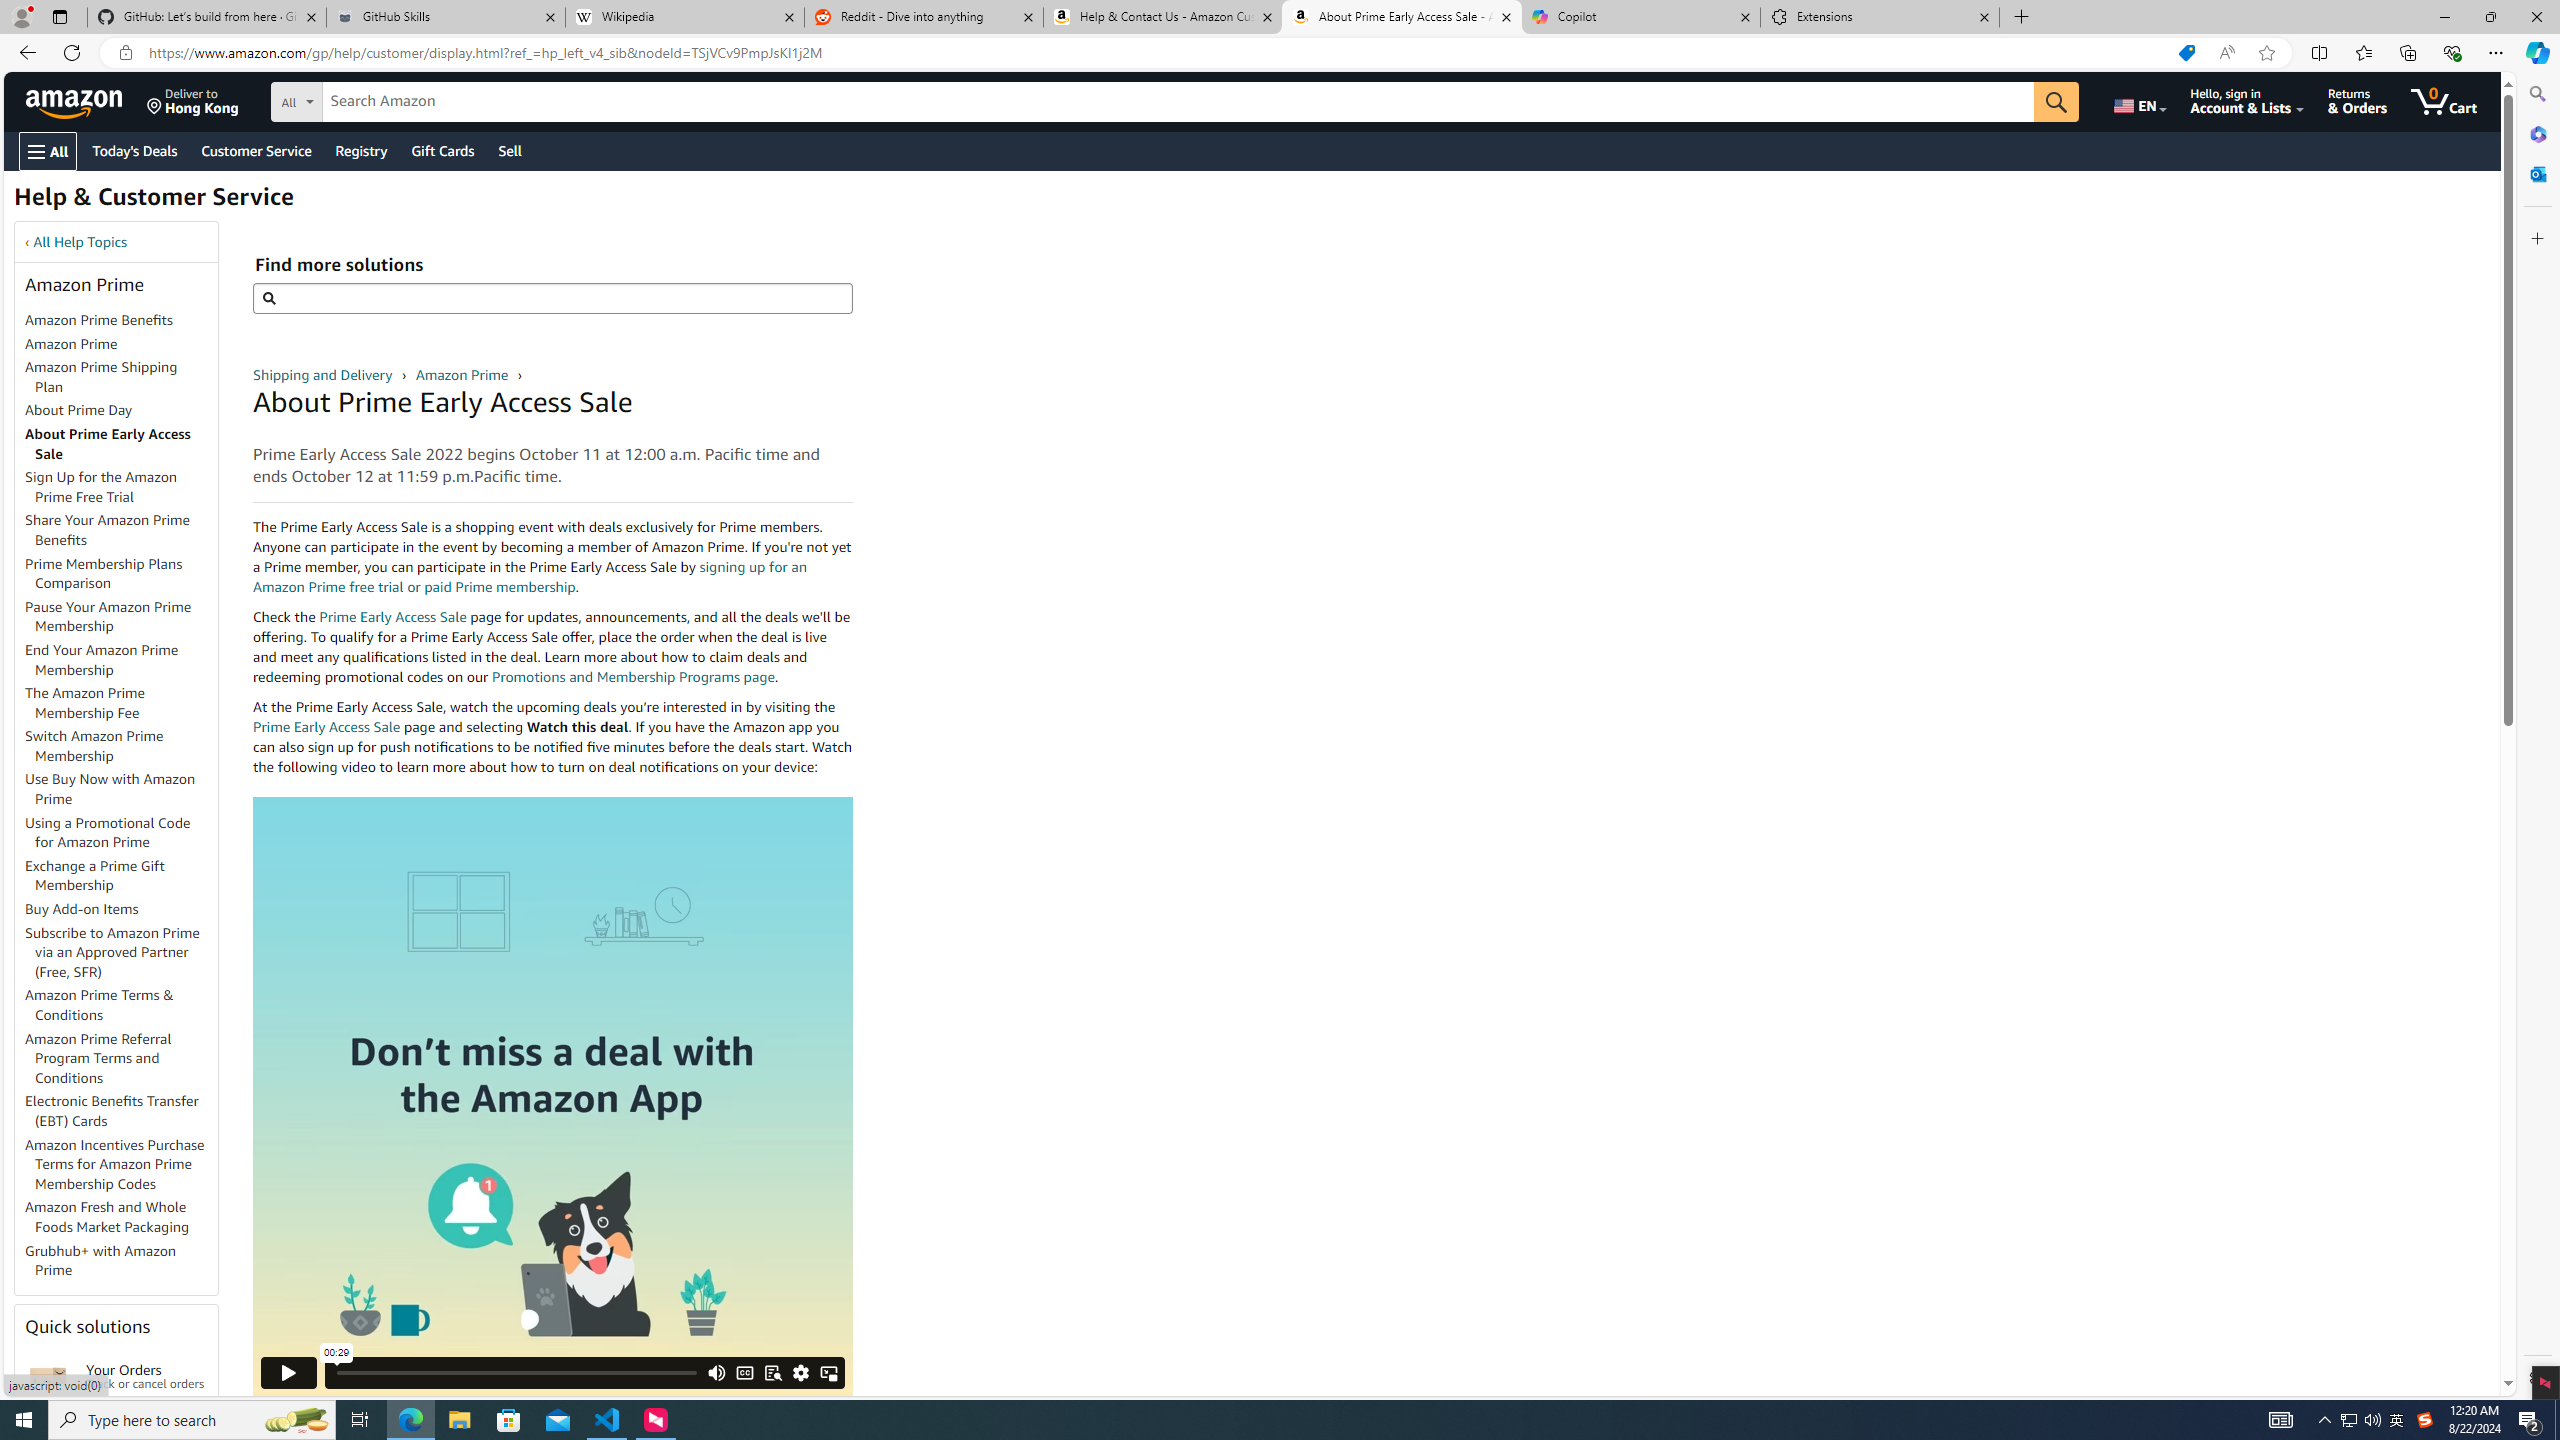 The image size is (2560, 1440). I want to click on 'GitHub Skills', so click(444, 16).